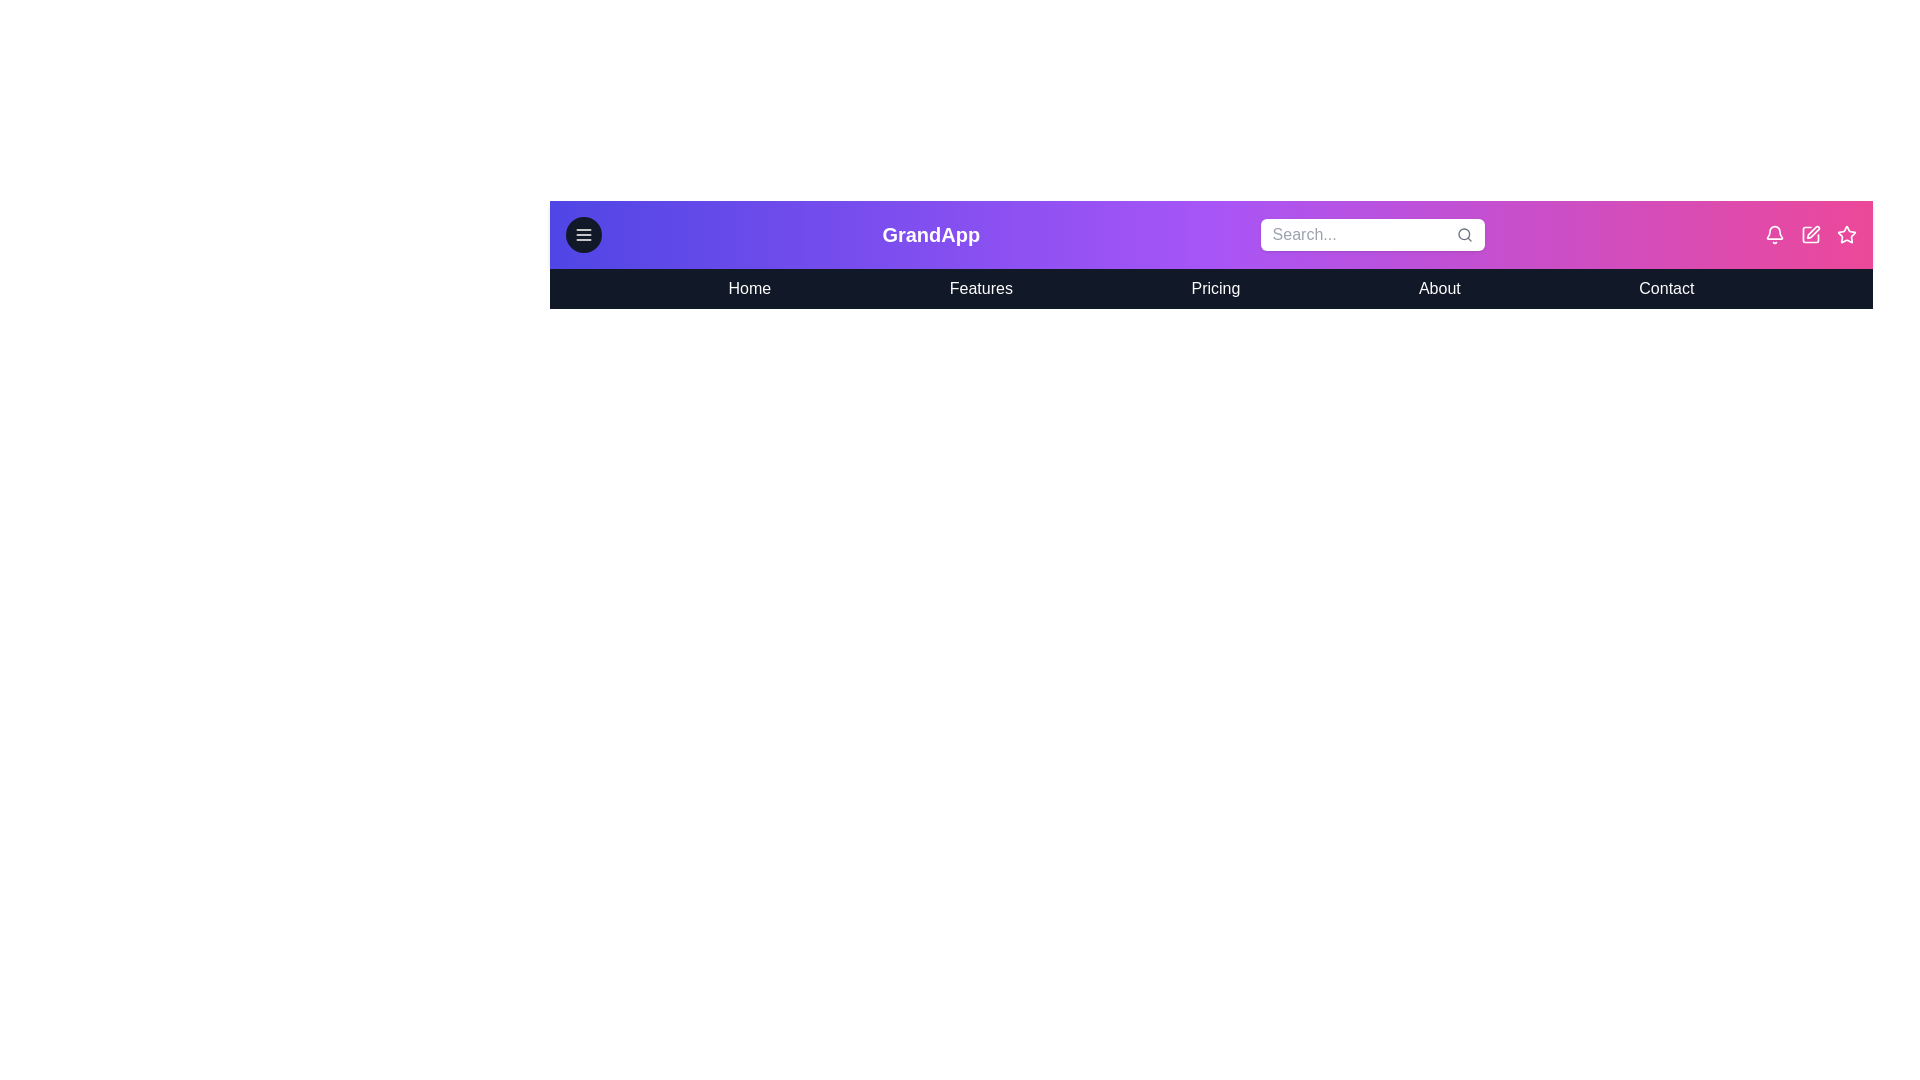  I want to click on notification bell icon, so click(1775, 234).